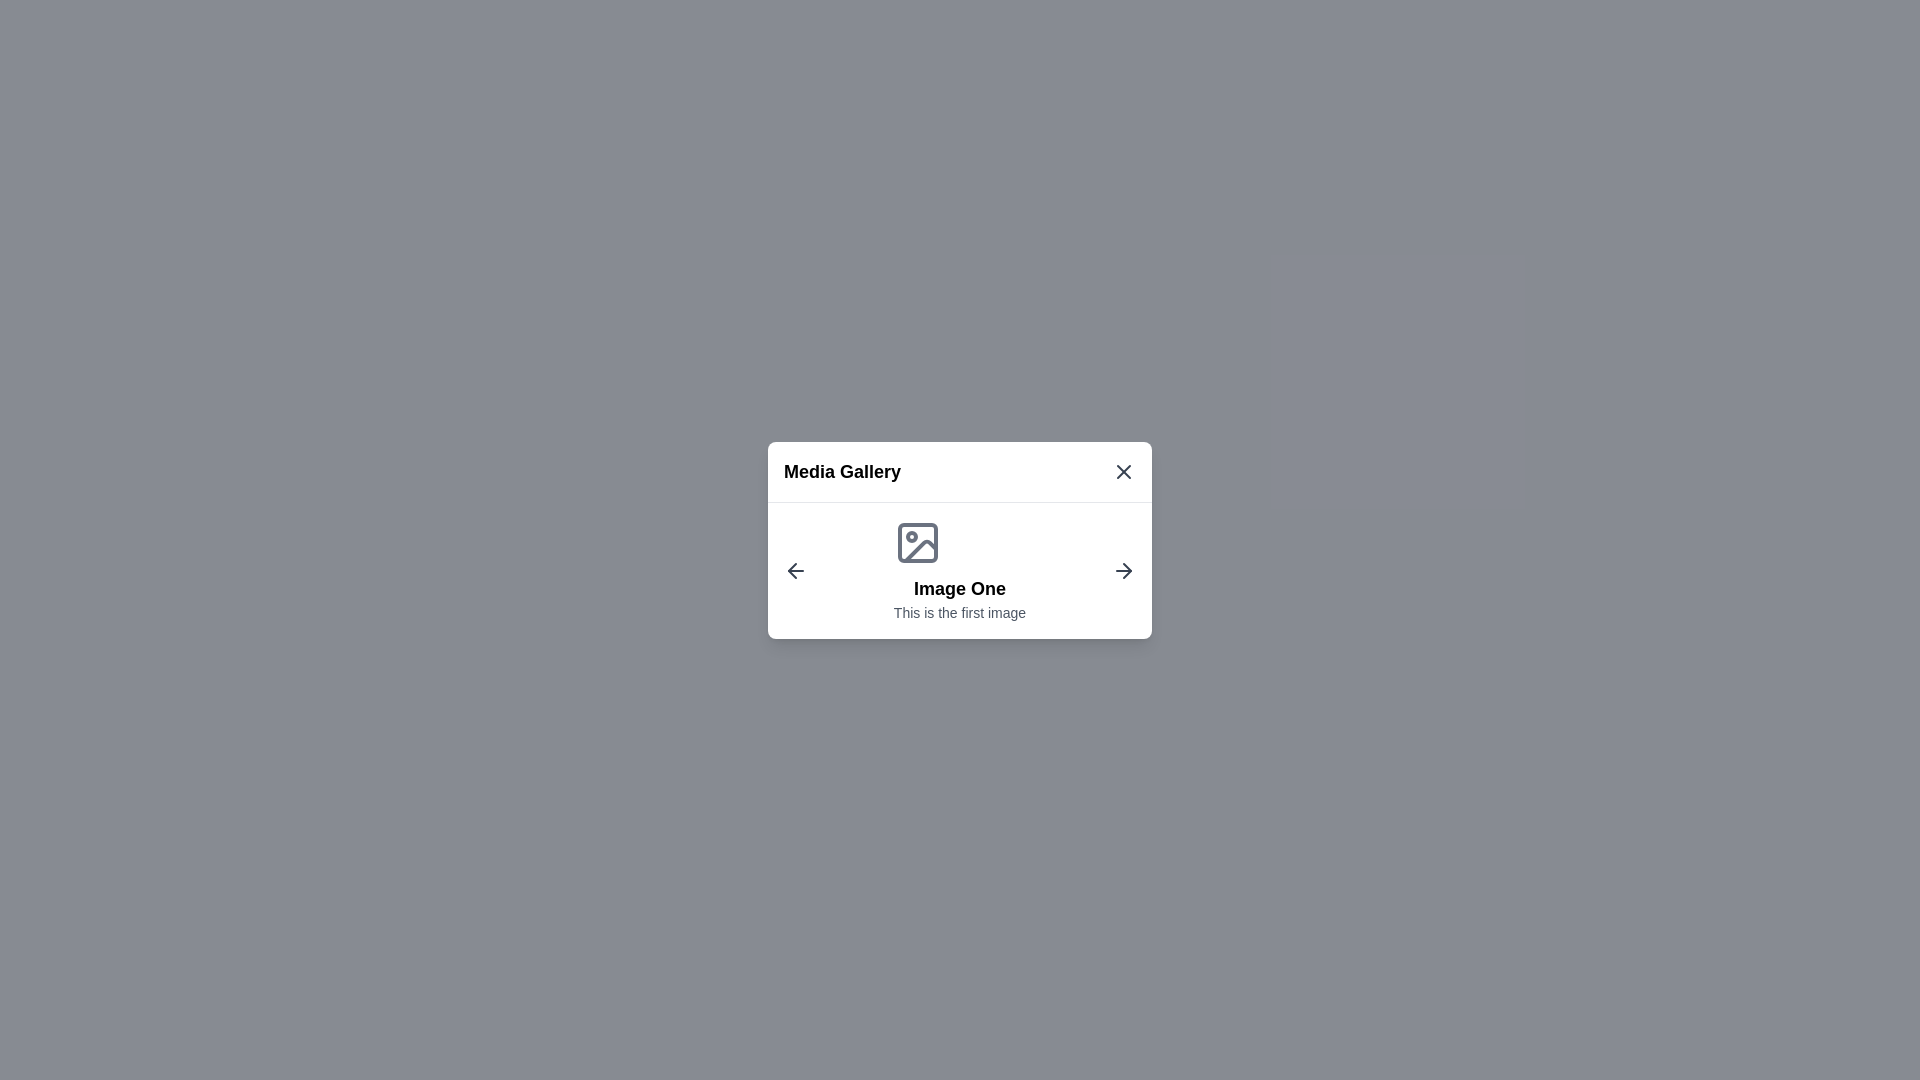 This screenshot has height=1080, width=1920. What do you see at coordinates (1123, 570) in the screenshot?
I see `the outlined rightward-pointing arrow button located in the 'Media Gallery' popup` at bounding box center [1123, 570].